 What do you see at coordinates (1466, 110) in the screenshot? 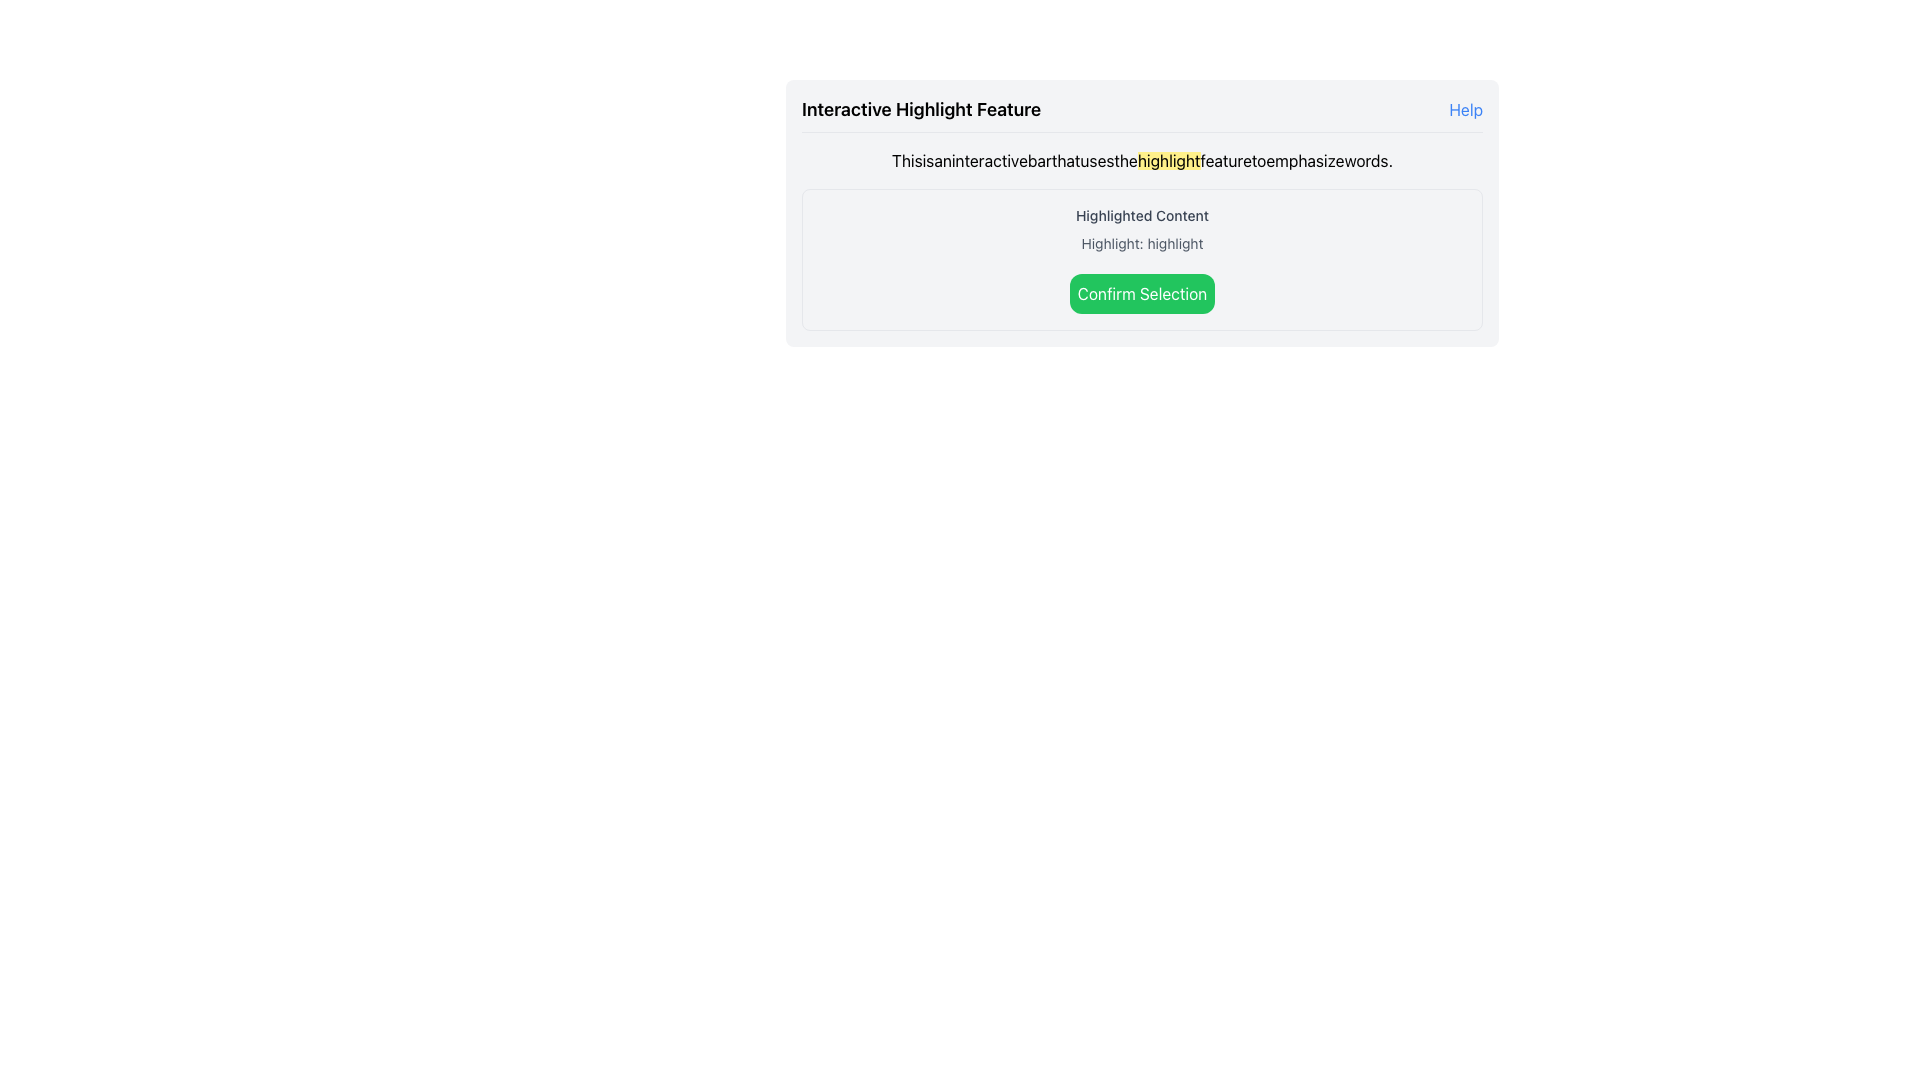
I see `the hyperlink located in the top-right corner of the 'Interactive Highlight Feature' section` at bounding box center [1466, 110].